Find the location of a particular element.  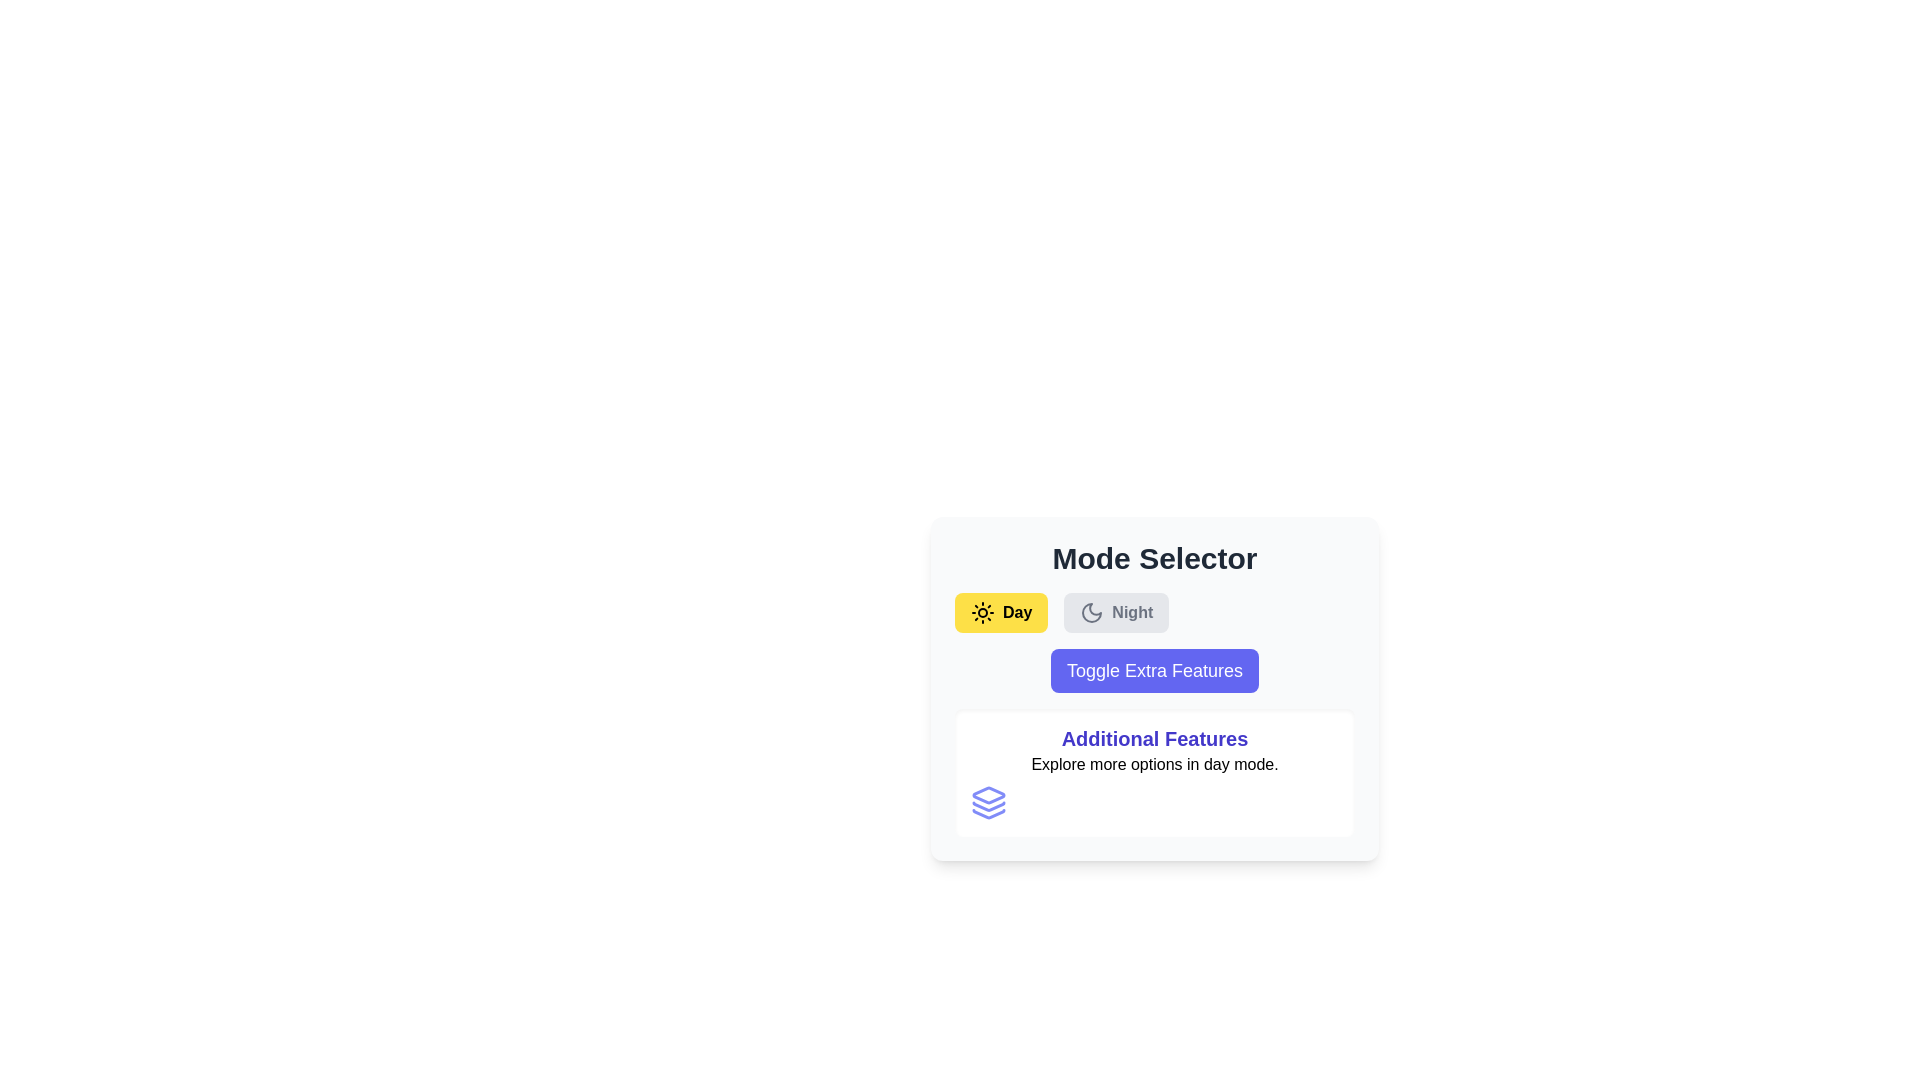

the button located within the 'Mode Selector' card, which activates additional features is located at coordinates (1155, 671).